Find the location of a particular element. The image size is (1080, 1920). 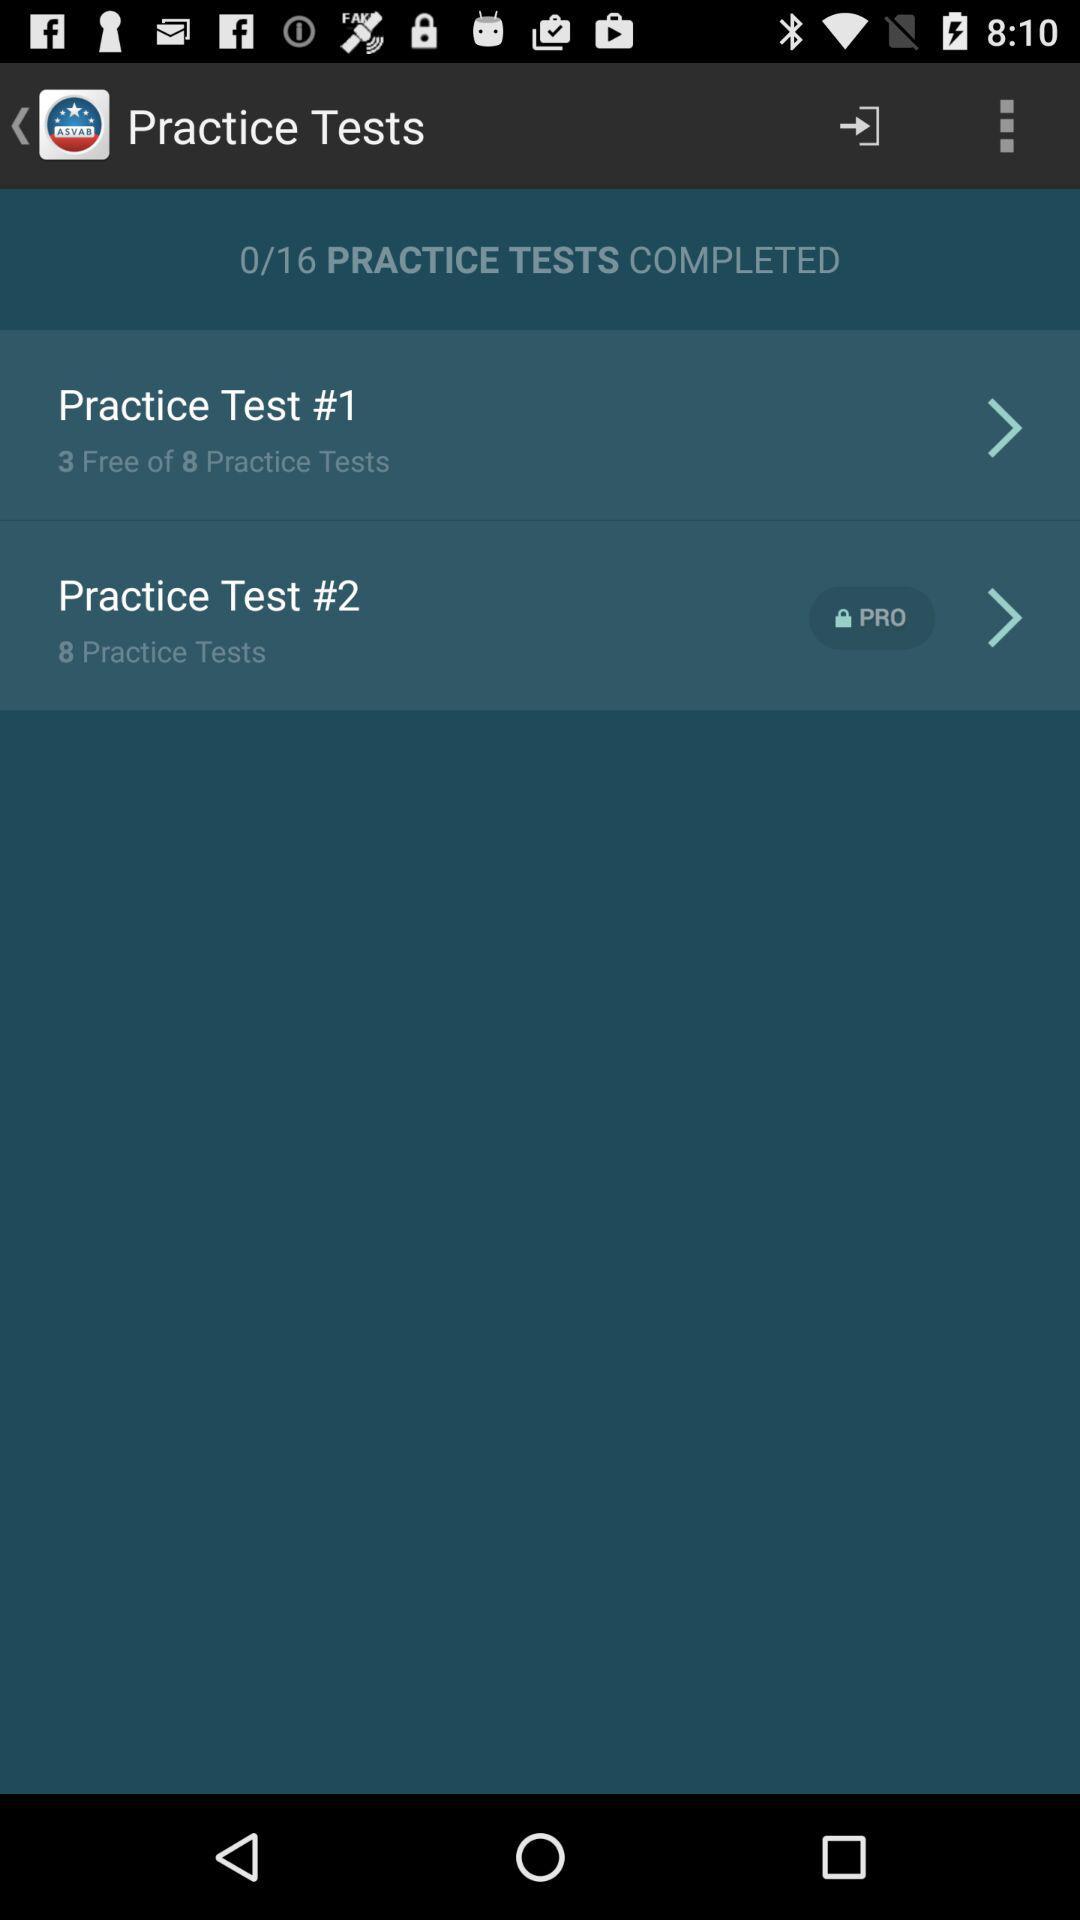

the icon next to the practice test #2 app is located at coordinates (871, 617).